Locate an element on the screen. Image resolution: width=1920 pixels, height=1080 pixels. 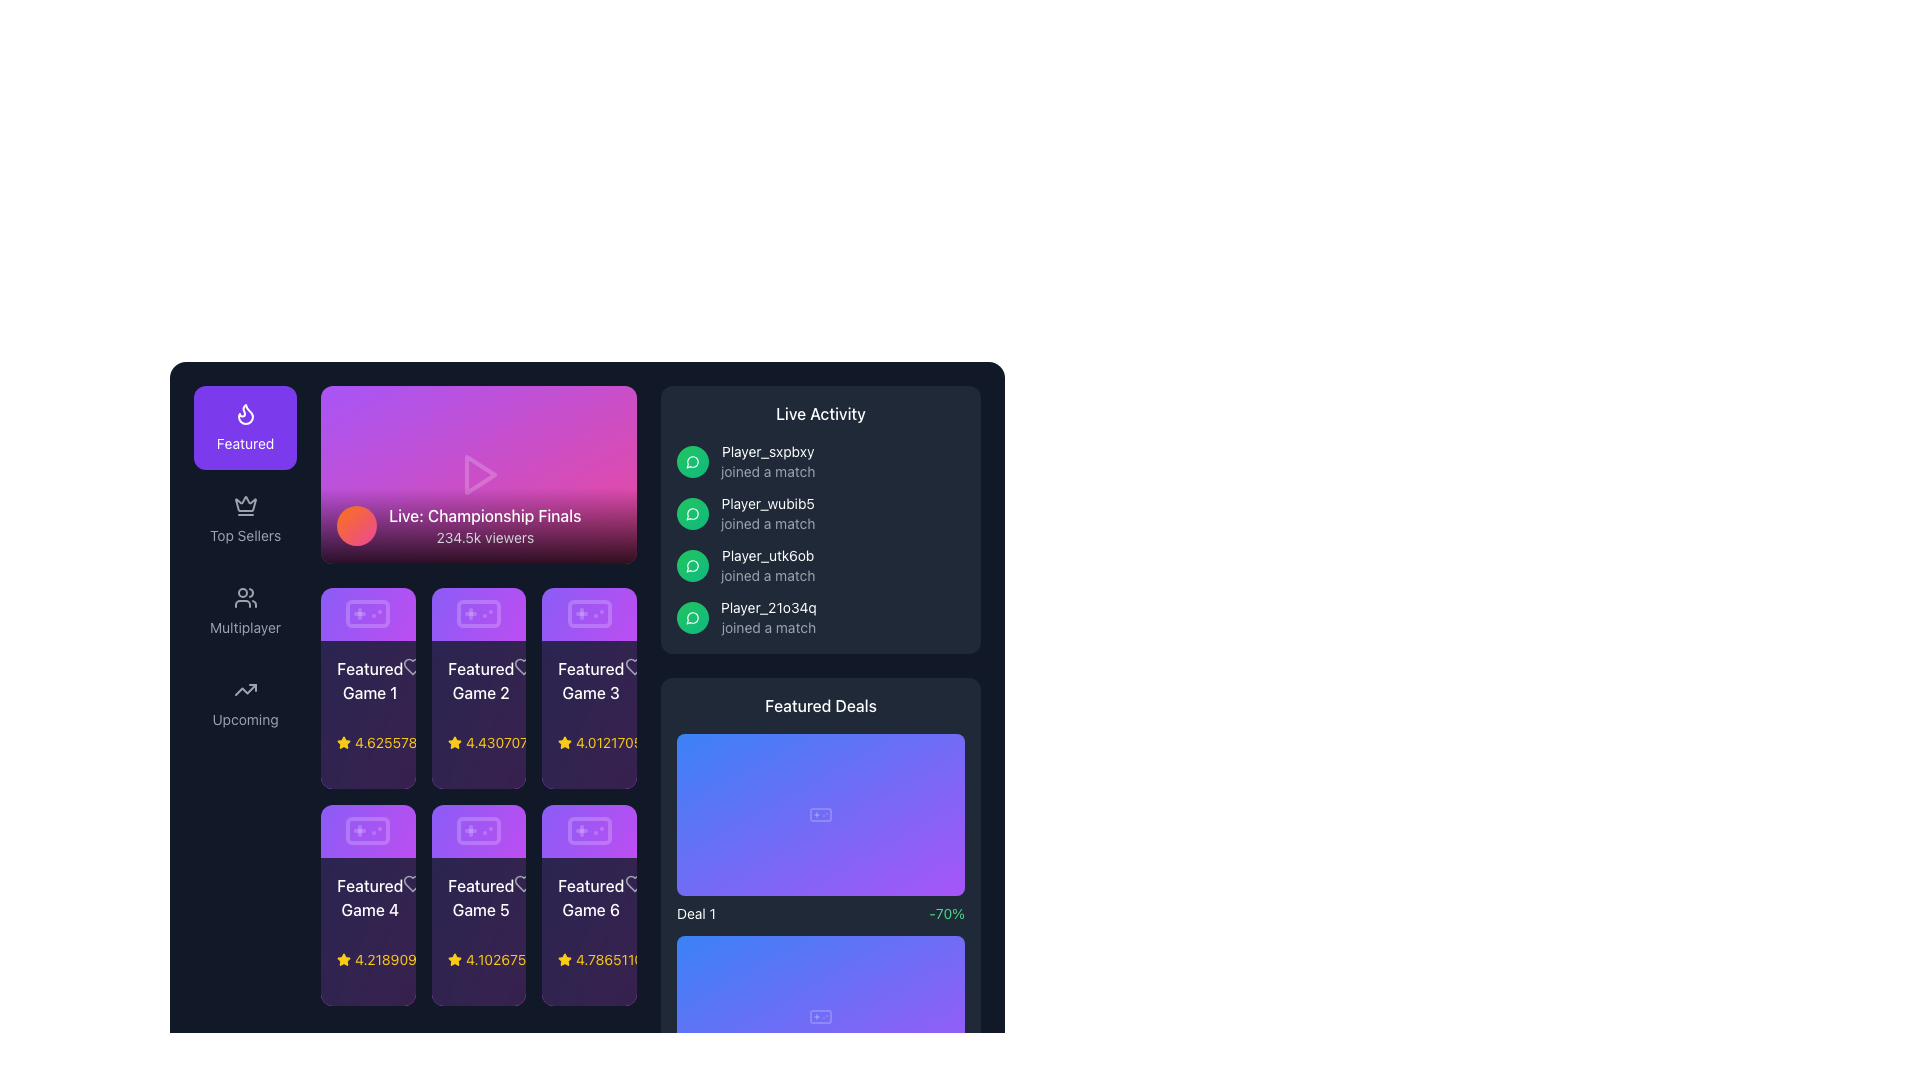
the 'Featured Game 5' informational card located in the middle column of the second row is located at coordinates (478, 905).